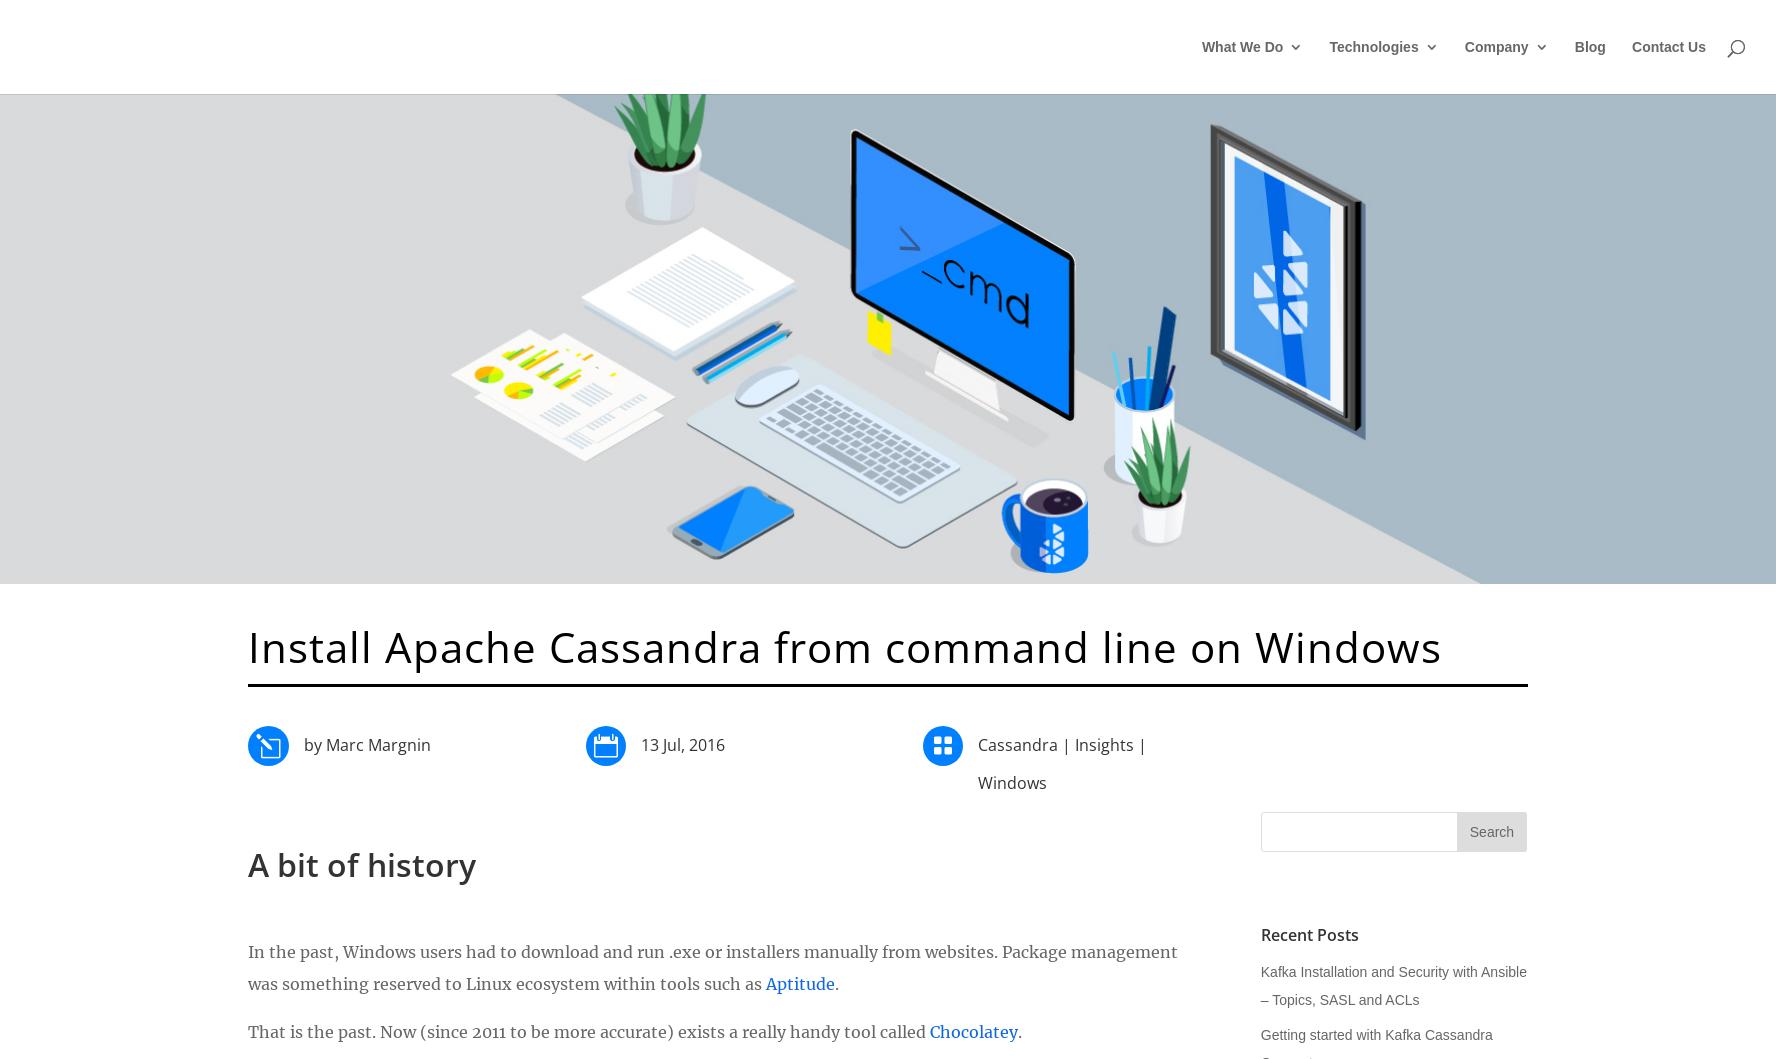 The image size is (1776, 1059). I want to click on 'Cloud', so click(1388, 175).